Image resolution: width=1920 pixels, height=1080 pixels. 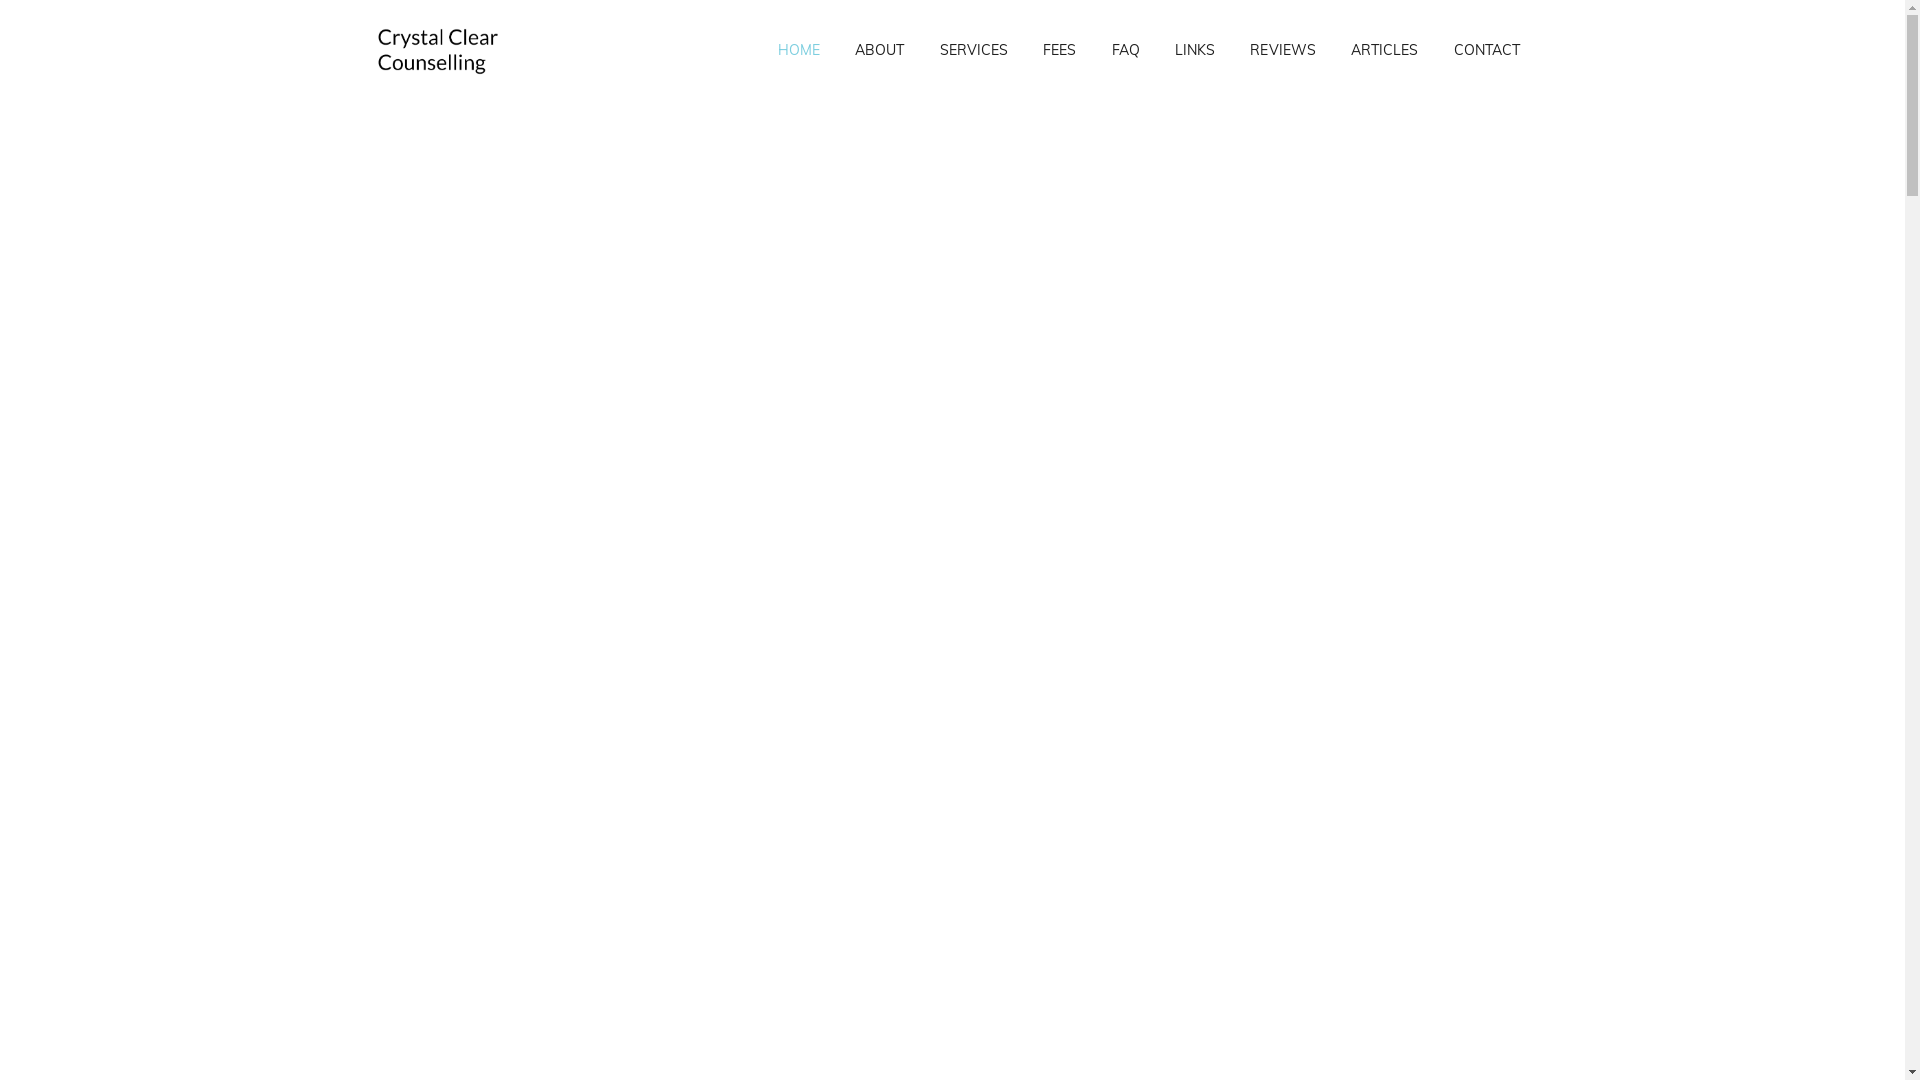 I want to click on 'ABOUT', so click(x=879, y=49).